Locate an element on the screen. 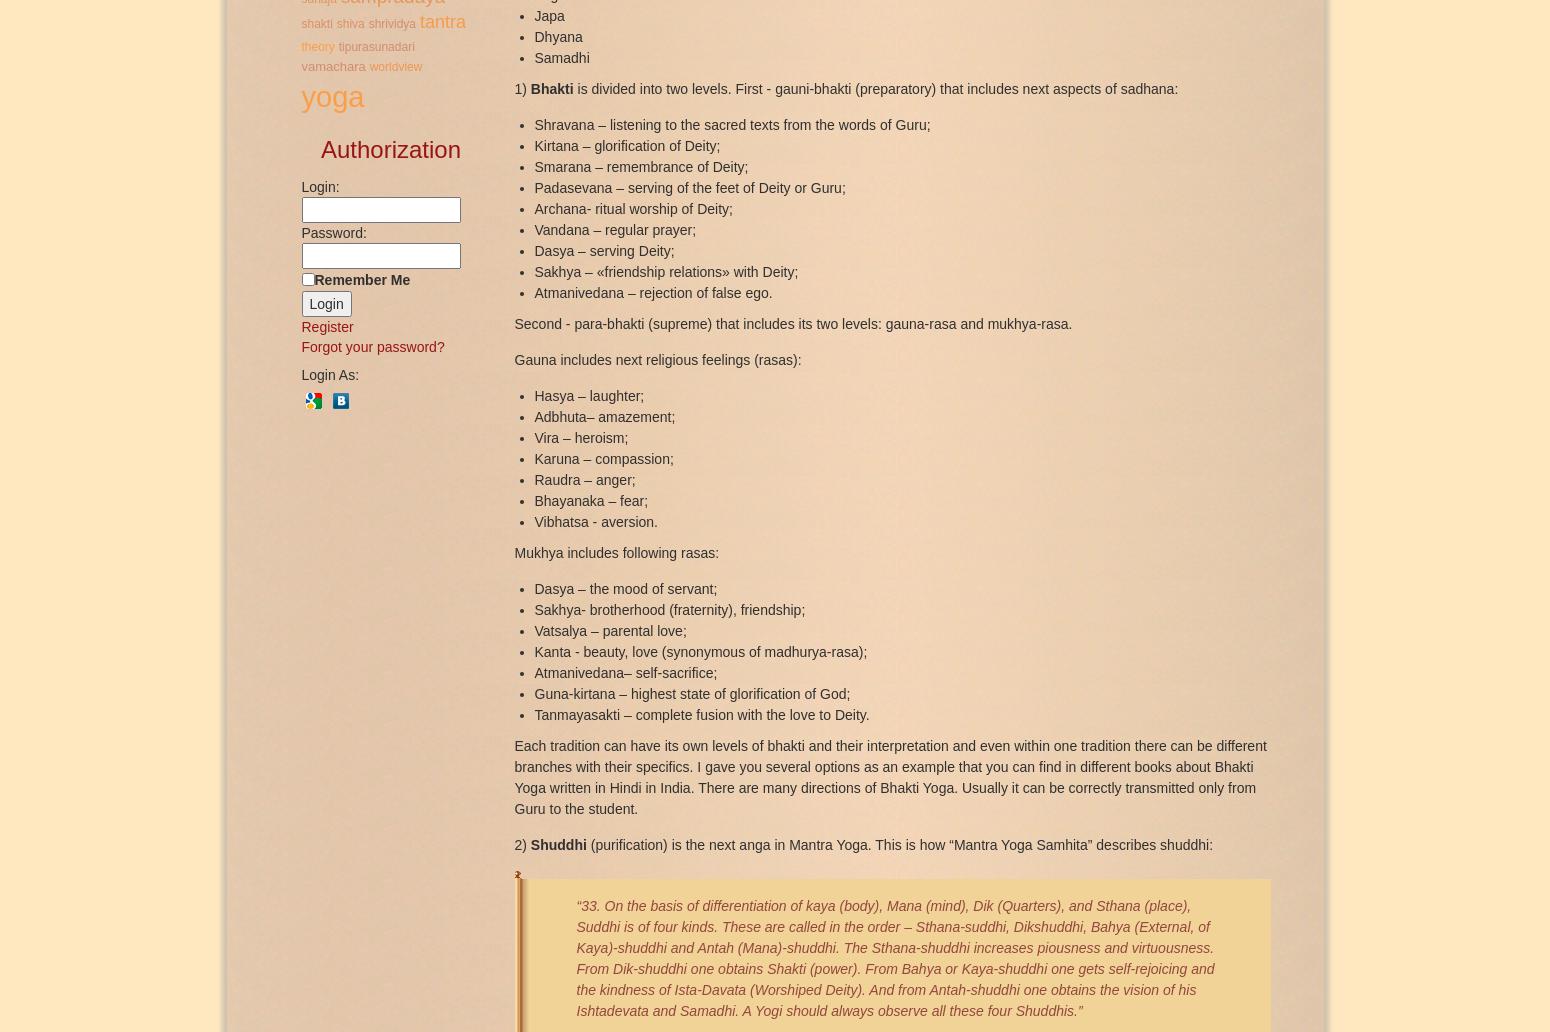 This screenshot has height=1032, width=1550. 'Archana- ritual worship of Deity;' is located at coordinates (632, 207).